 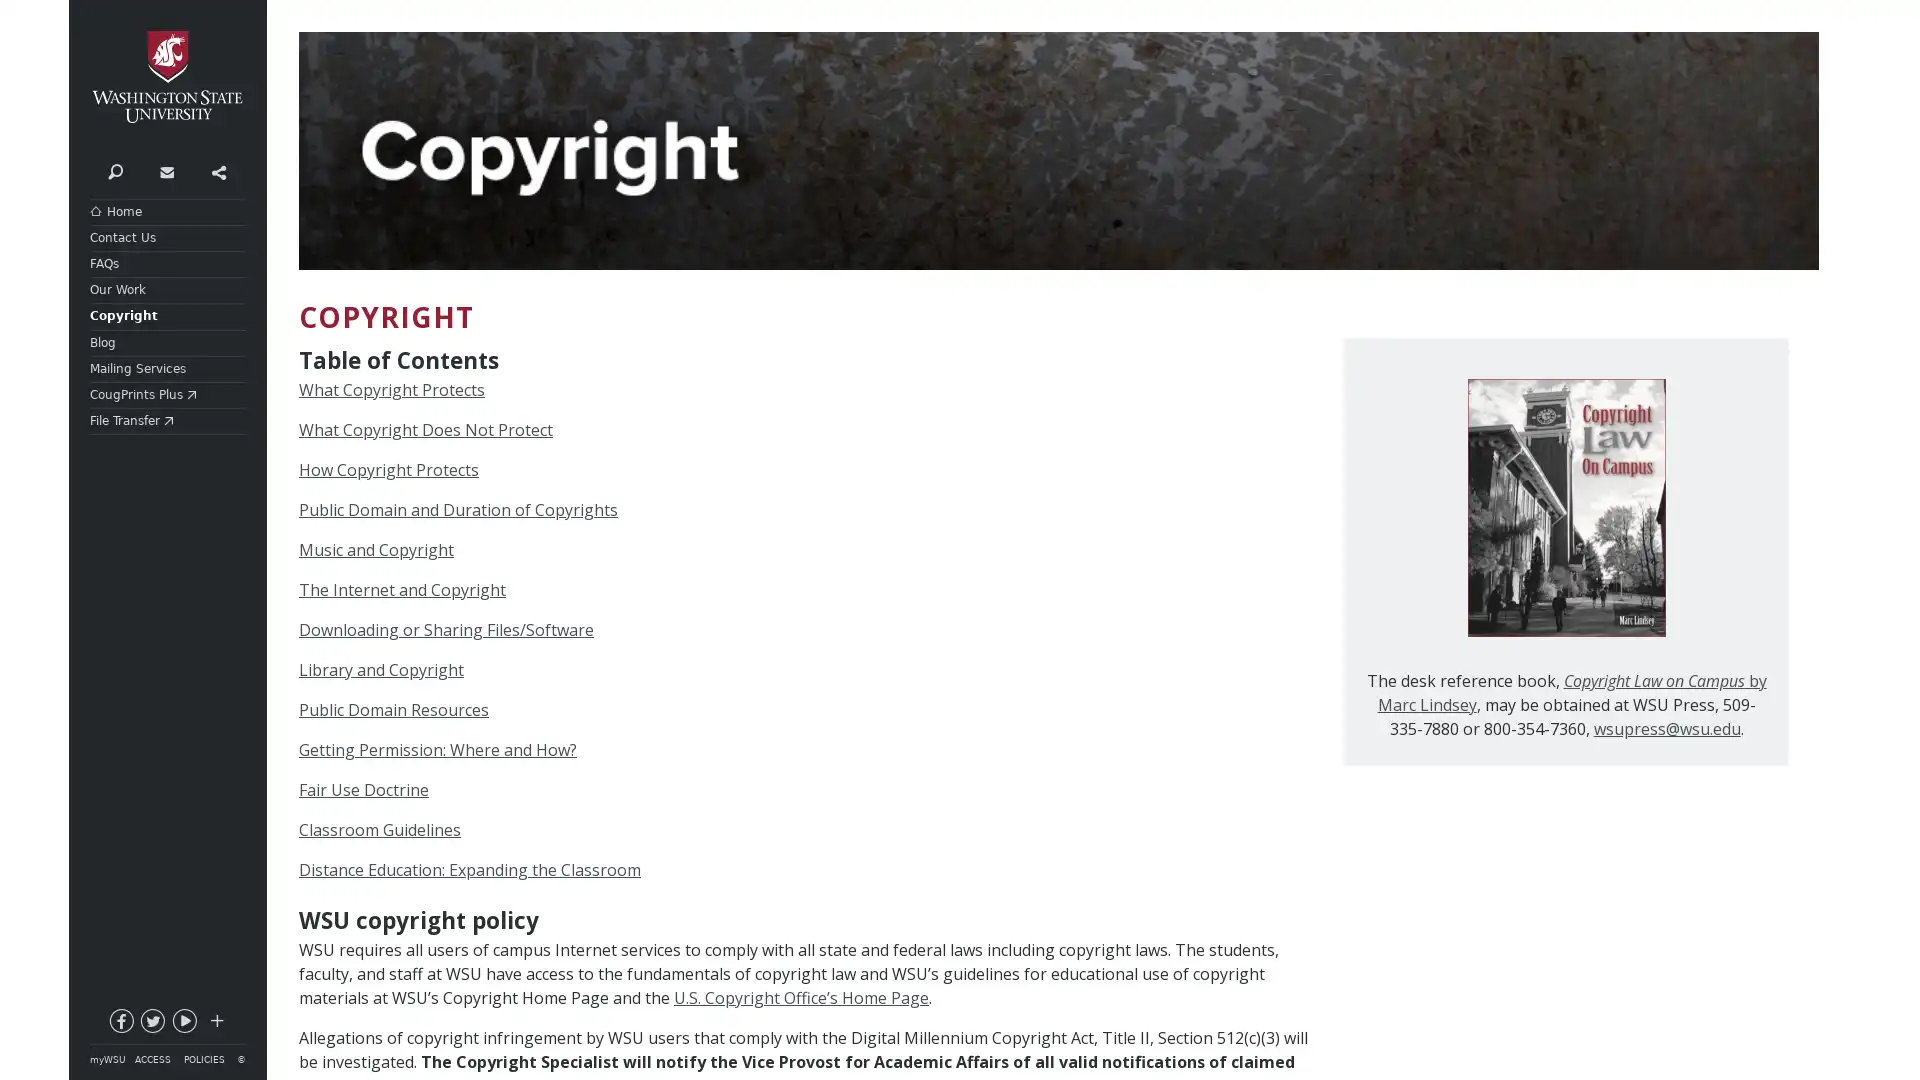 I want to click on $ Search, so click(x=114, y=169).